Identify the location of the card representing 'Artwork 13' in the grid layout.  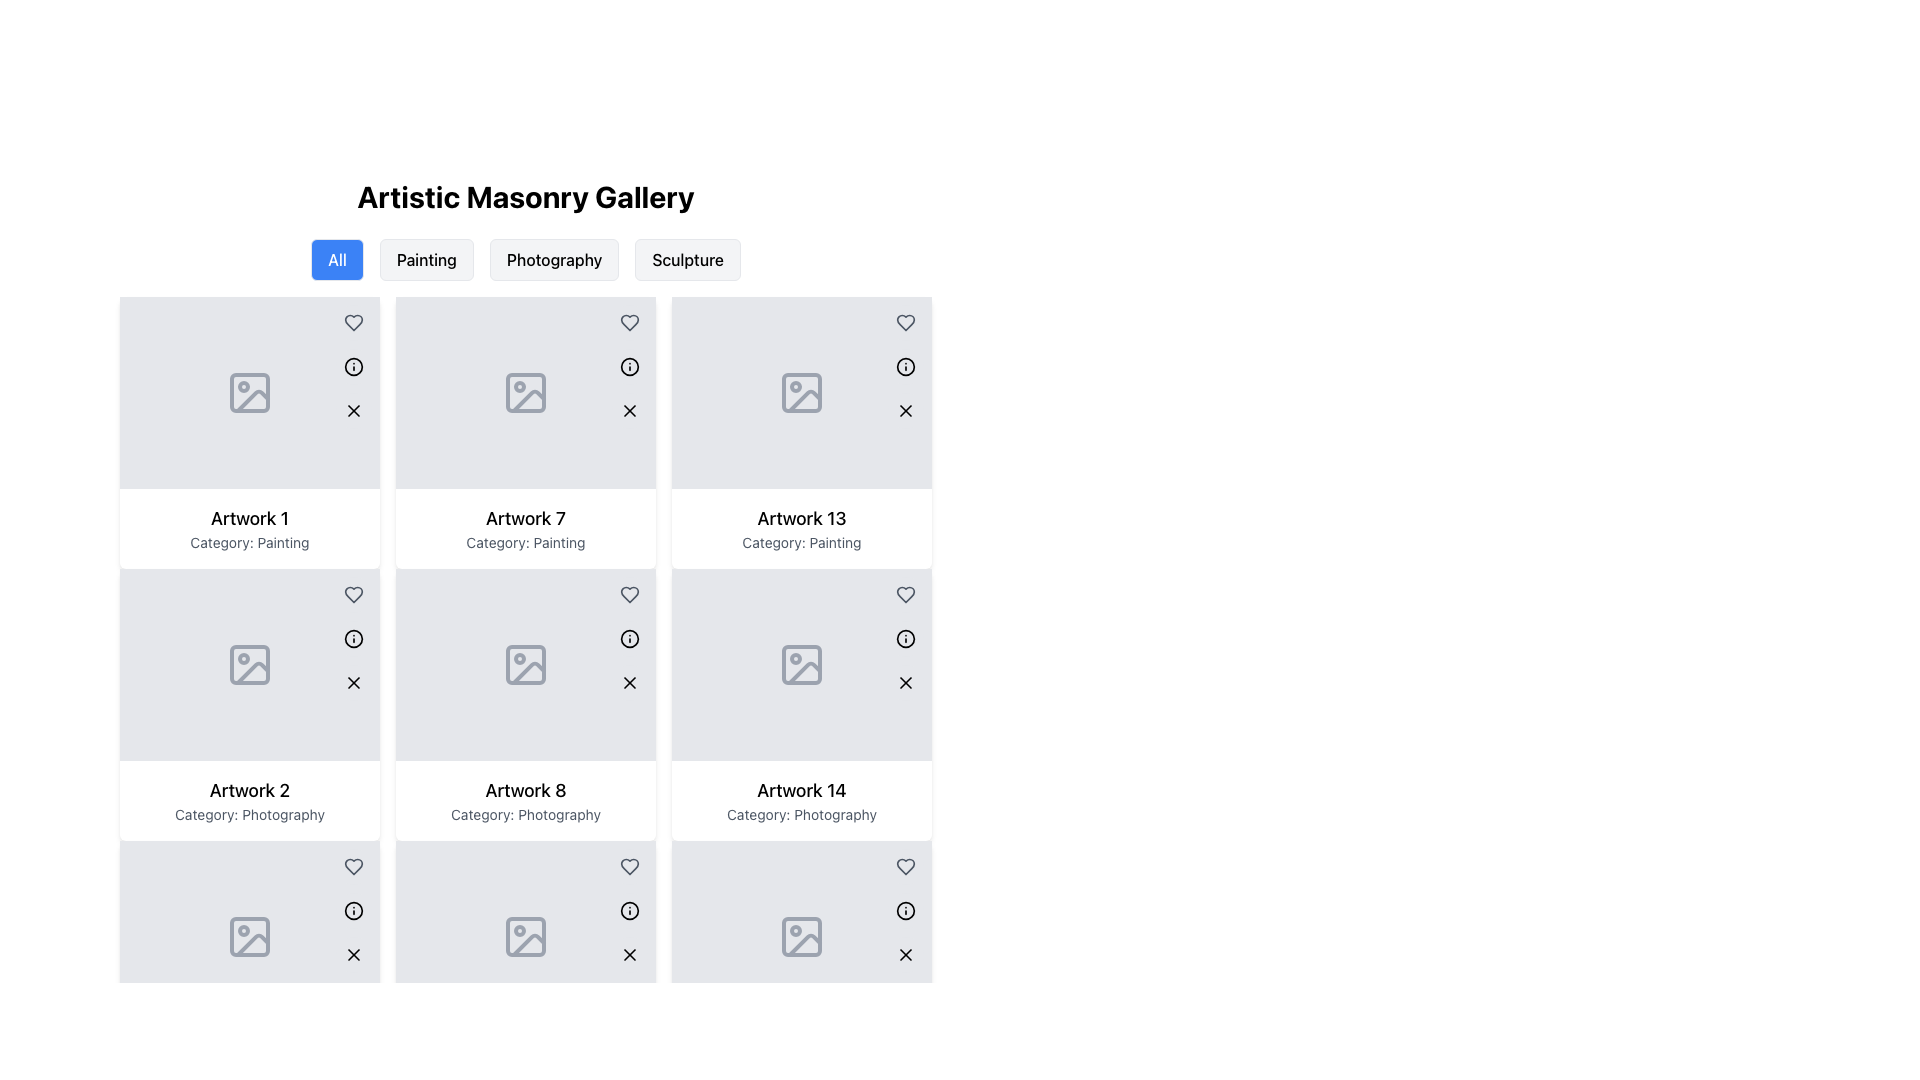
(801, 431).